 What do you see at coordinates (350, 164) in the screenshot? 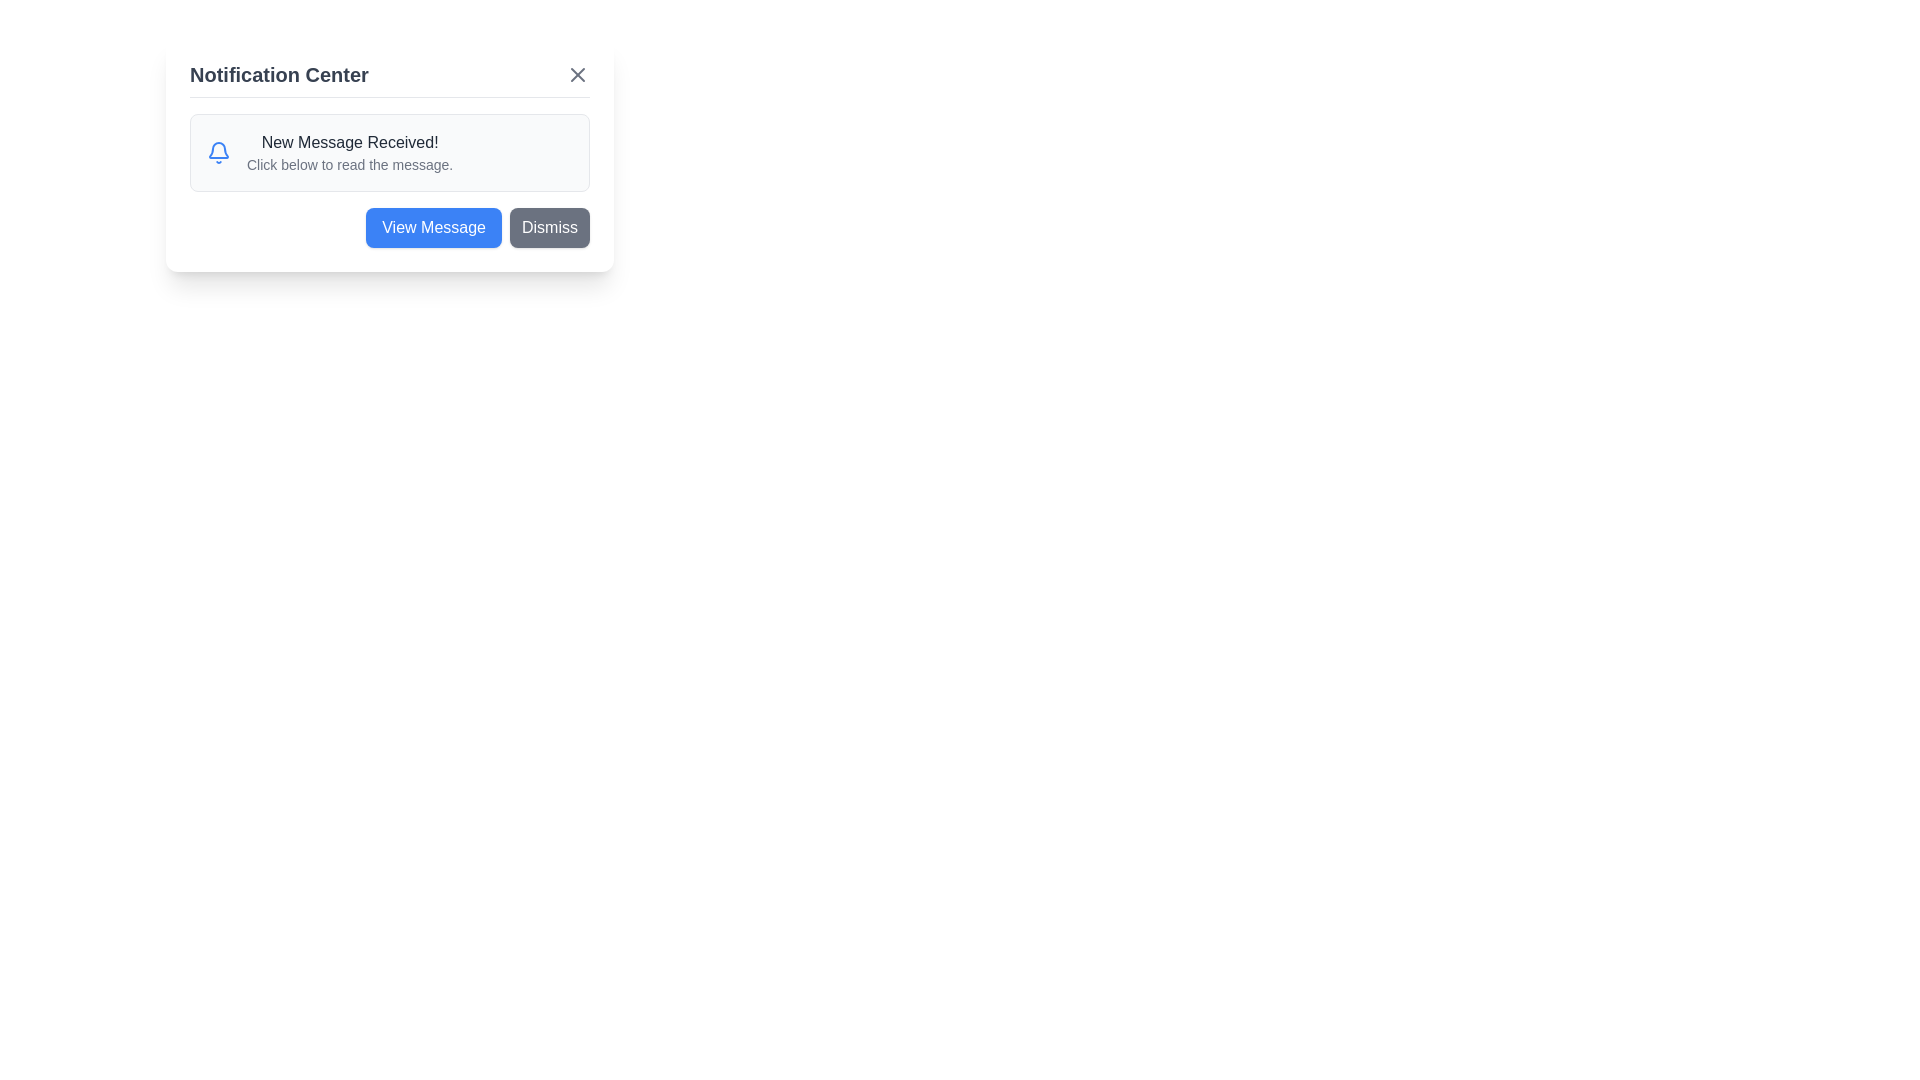
I see `the text label that instructs 'Click below to read the message.' which is styled in gray color and located beneath the notification title 'New Message Received!' in the notification card` at bounding box center [350, 164].